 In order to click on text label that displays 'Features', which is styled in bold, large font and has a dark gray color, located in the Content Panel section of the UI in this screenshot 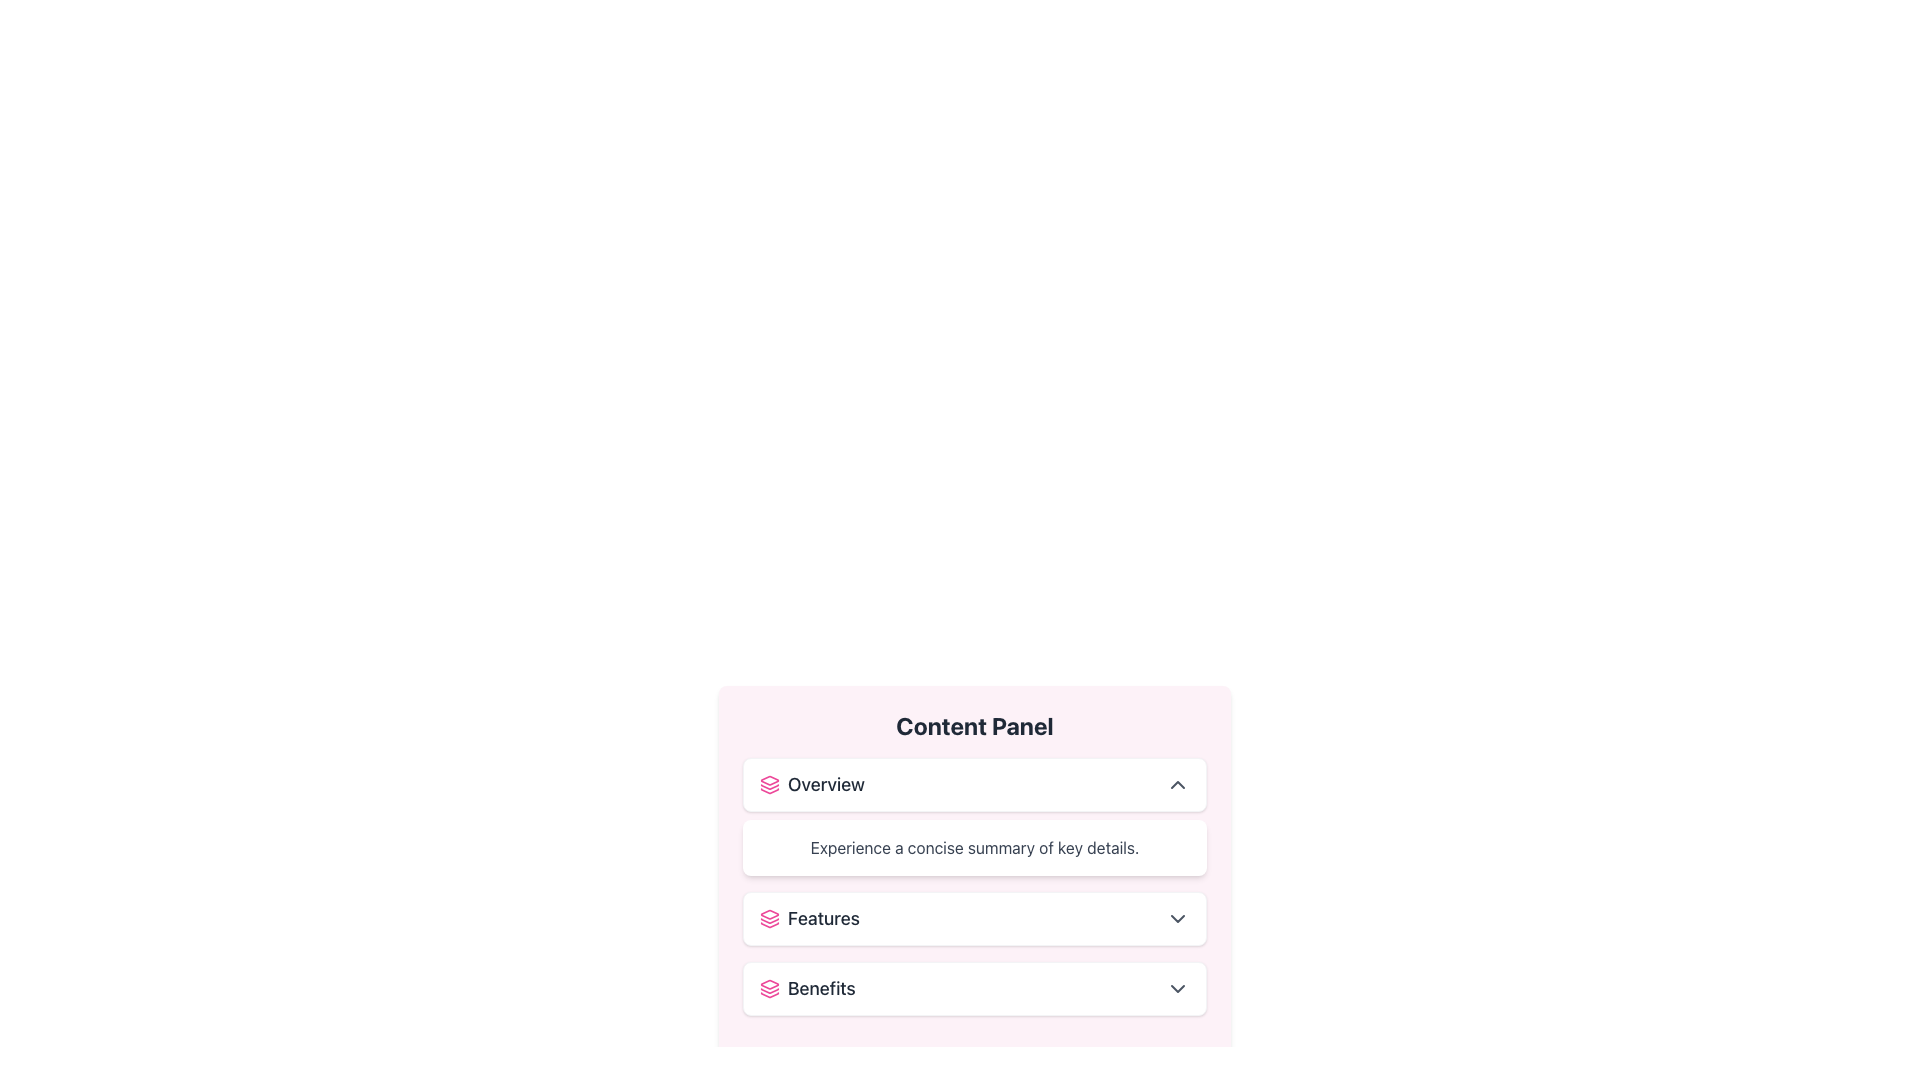, I will do `click(809, 918)`.